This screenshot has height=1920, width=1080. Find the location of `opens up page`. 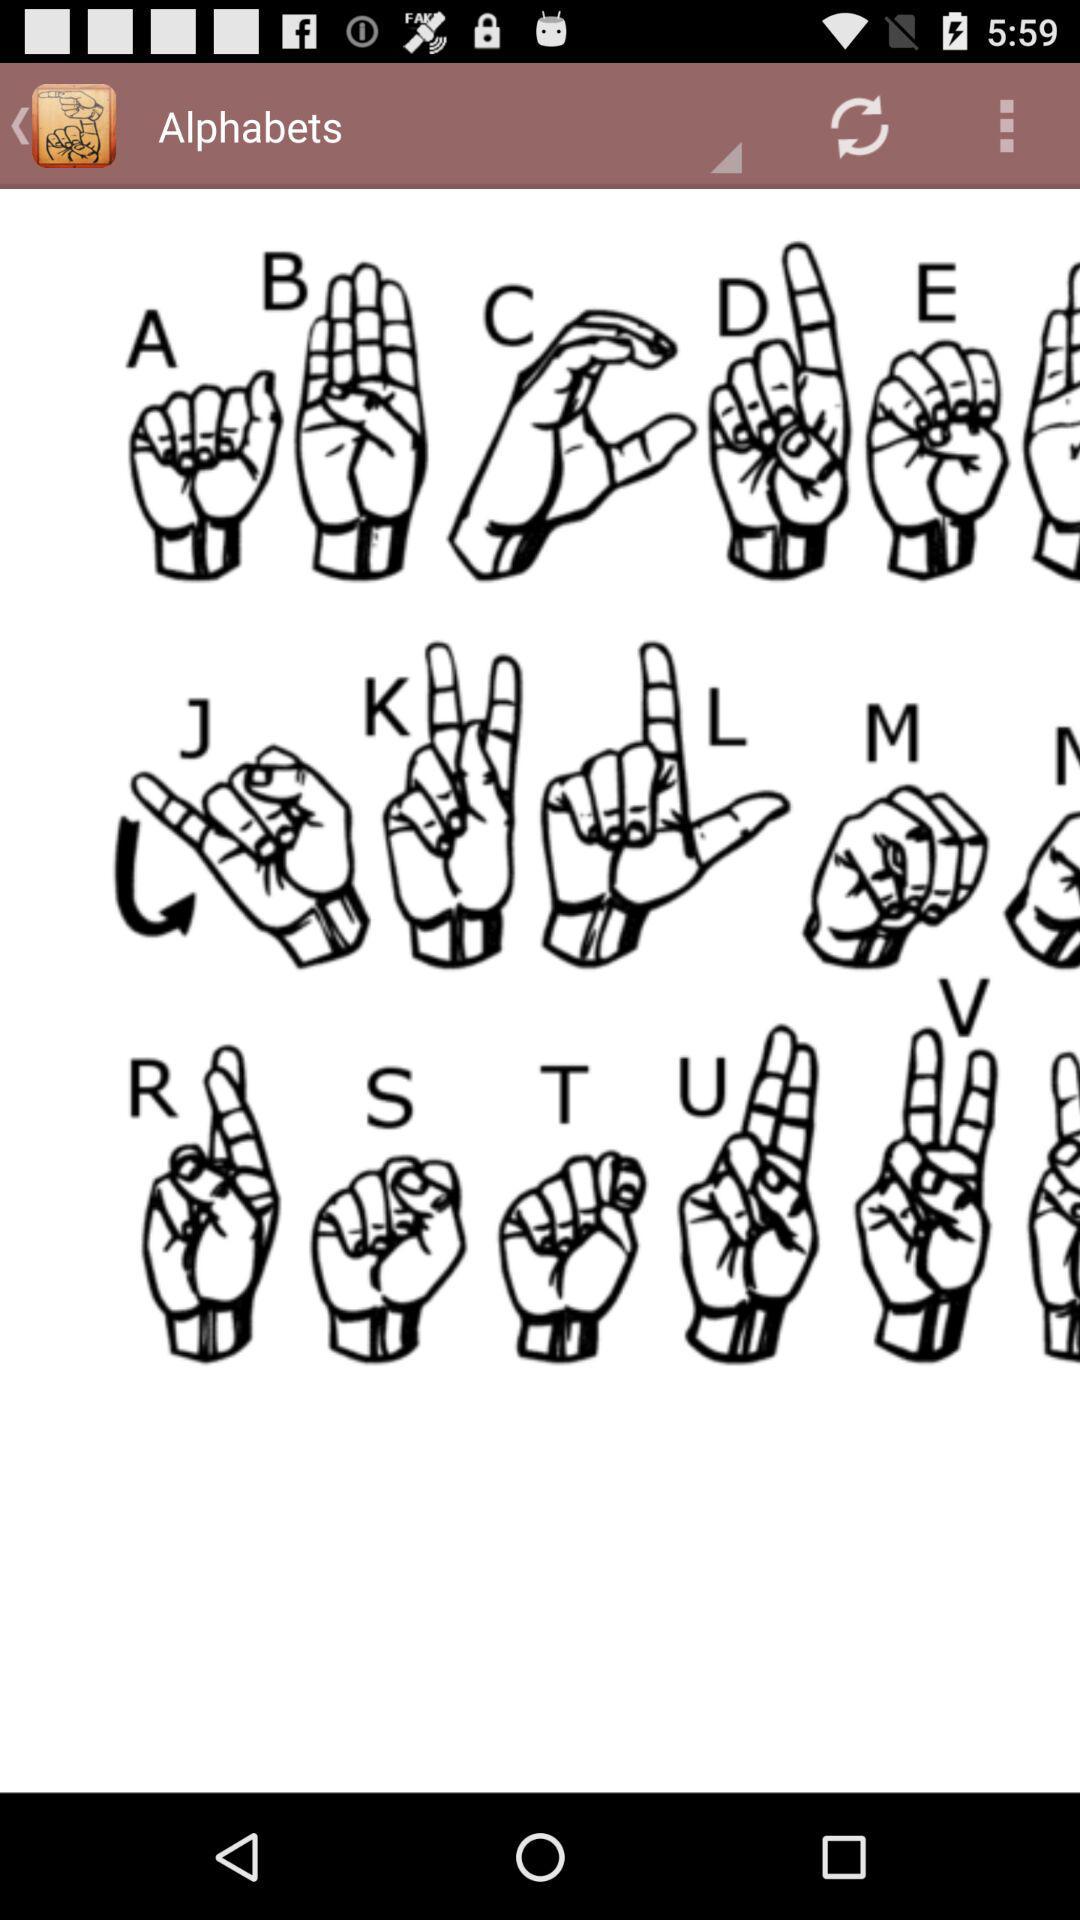

opens up page is located at coordinates (540, 990).